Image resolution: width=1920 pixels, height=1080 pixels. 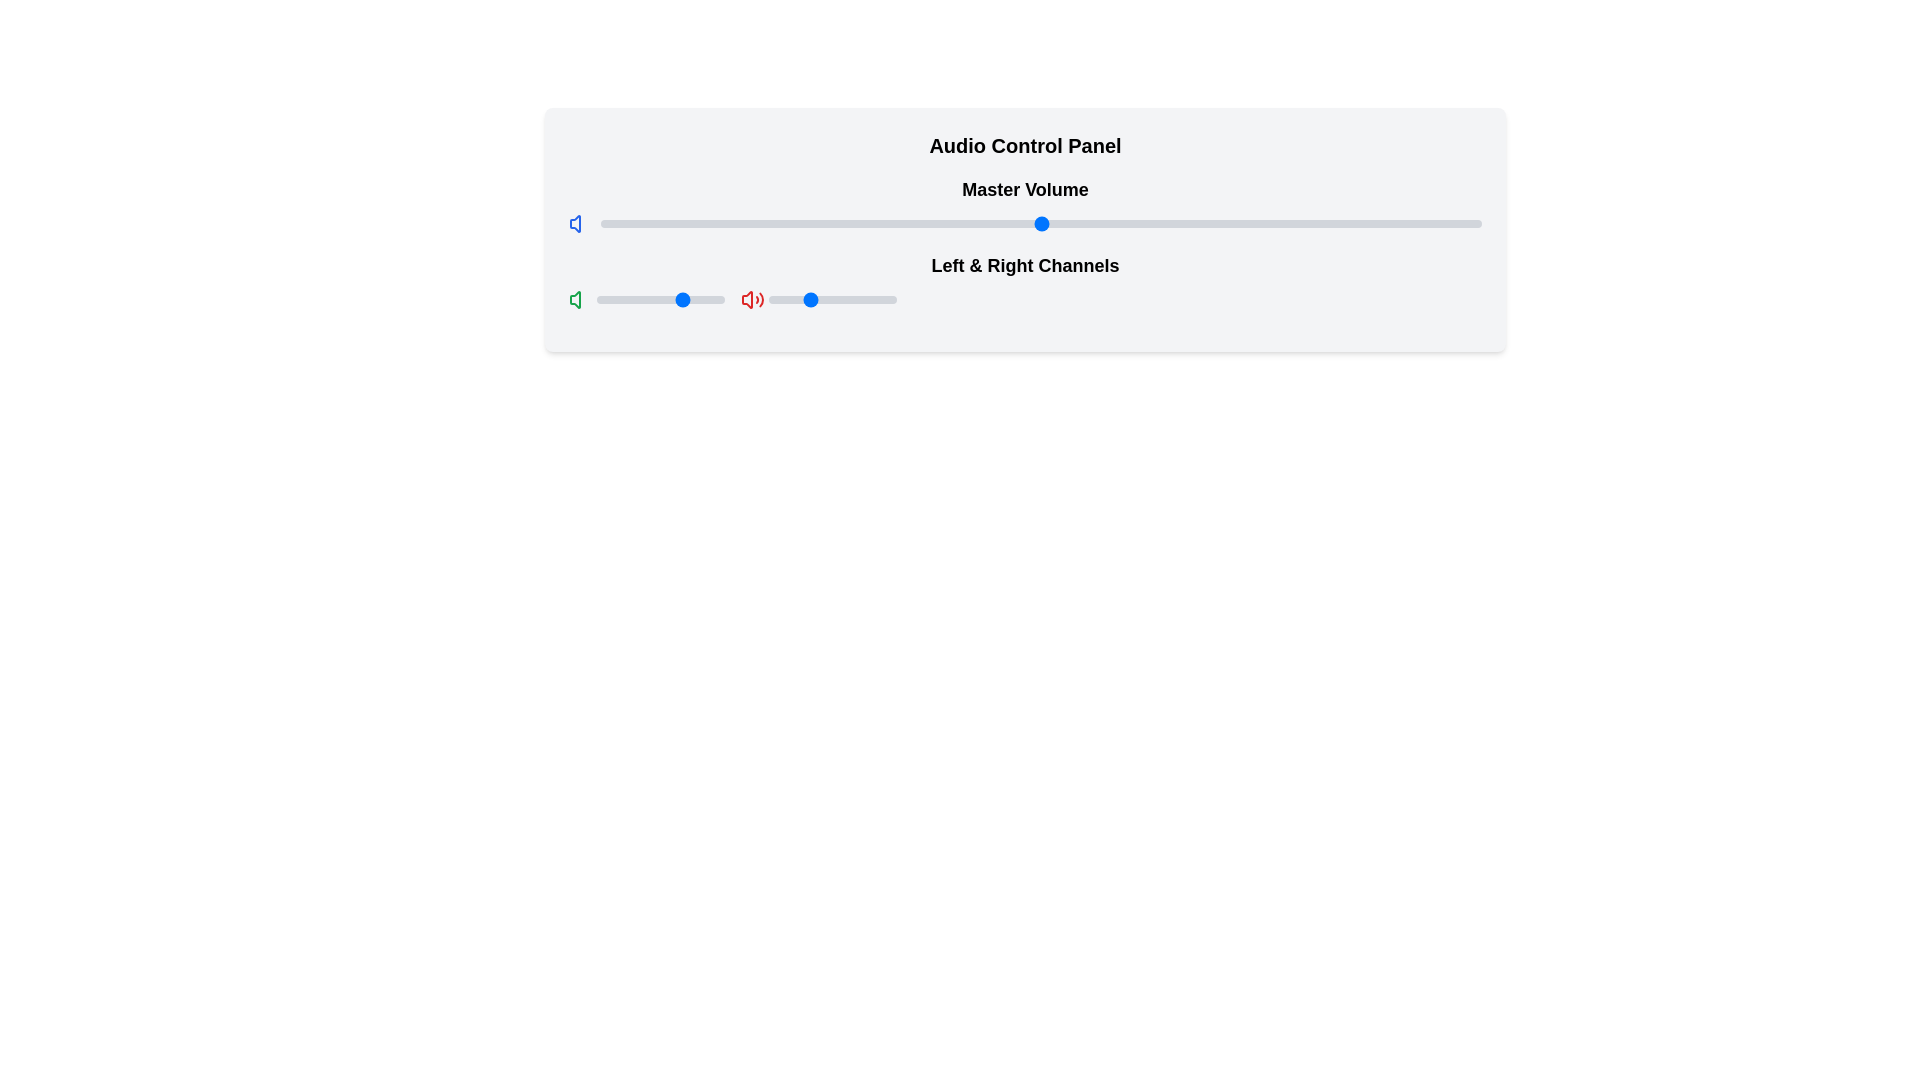 I want to click on the volume slider, so click(x=793, y=219).